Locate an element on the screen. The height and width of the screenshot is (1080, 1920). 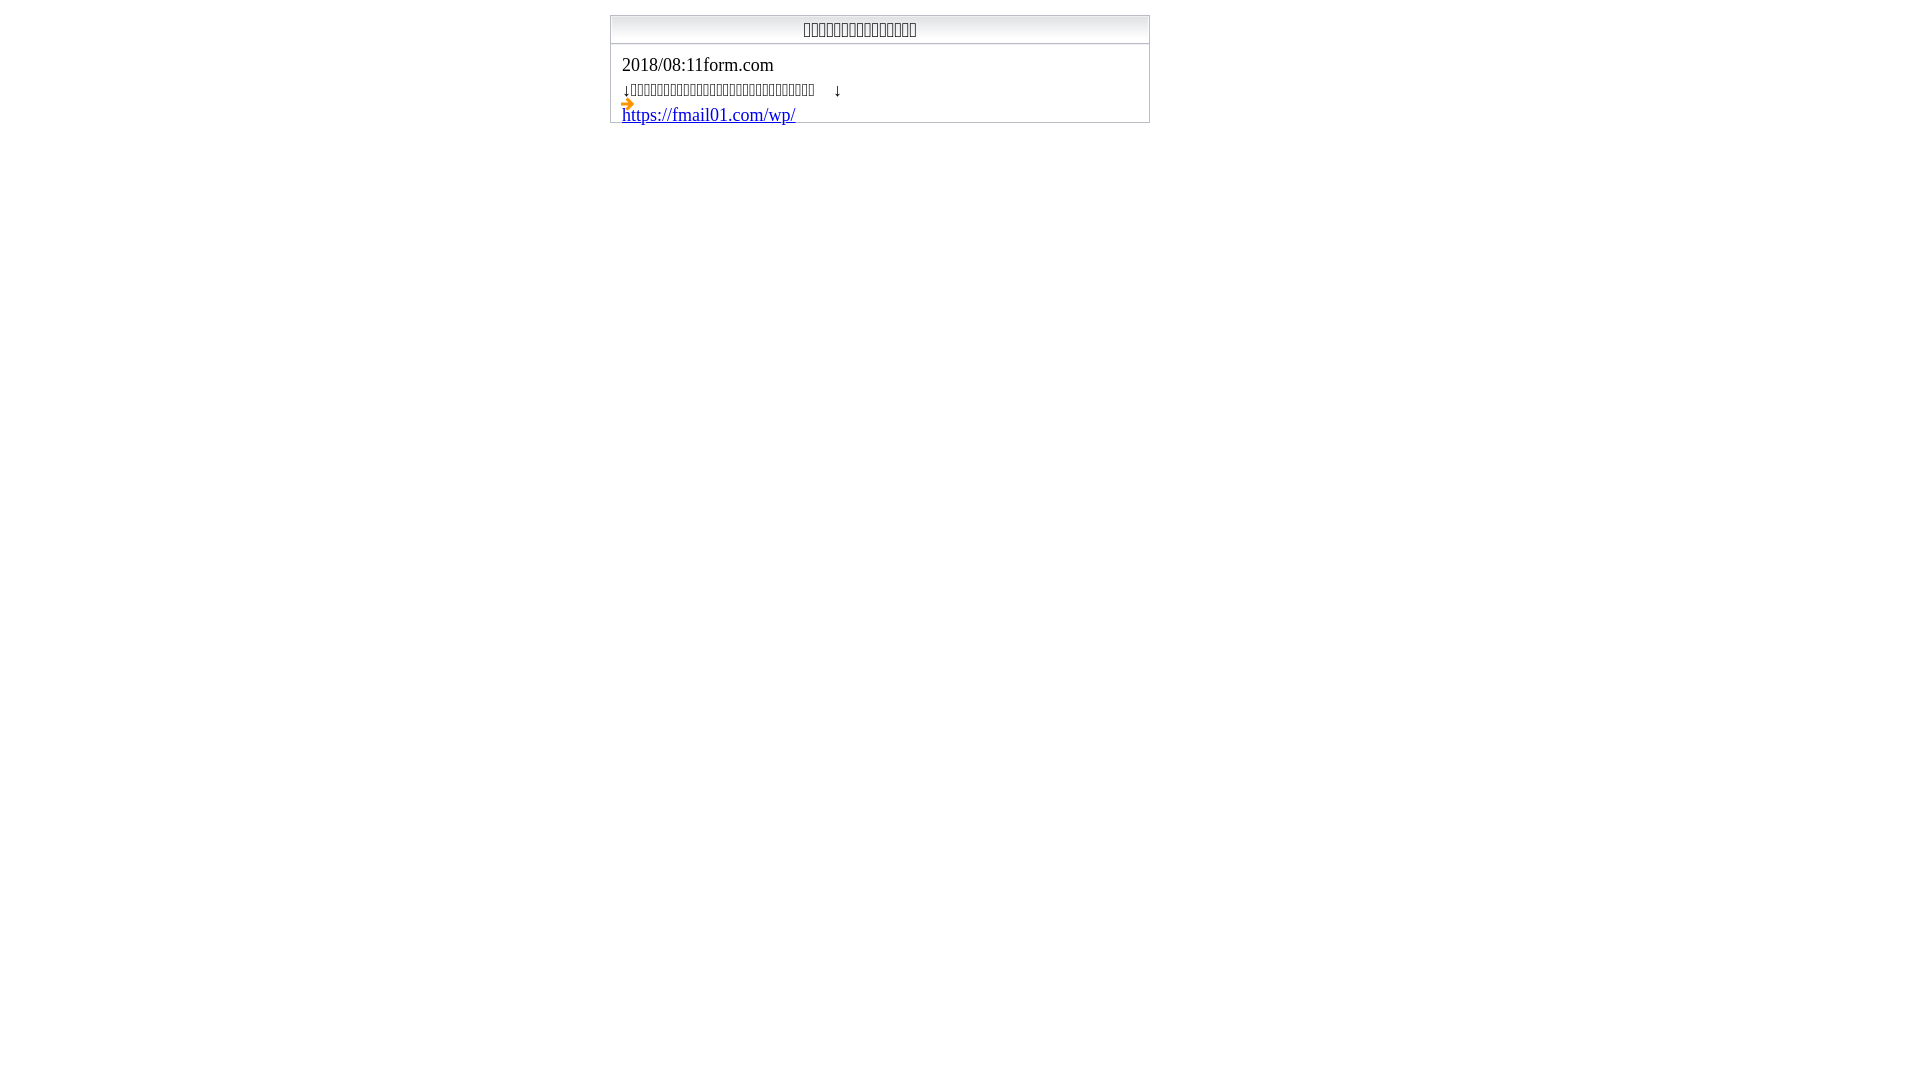
'https://fmail01.com/wp/' is located at coordinates (709, 115).